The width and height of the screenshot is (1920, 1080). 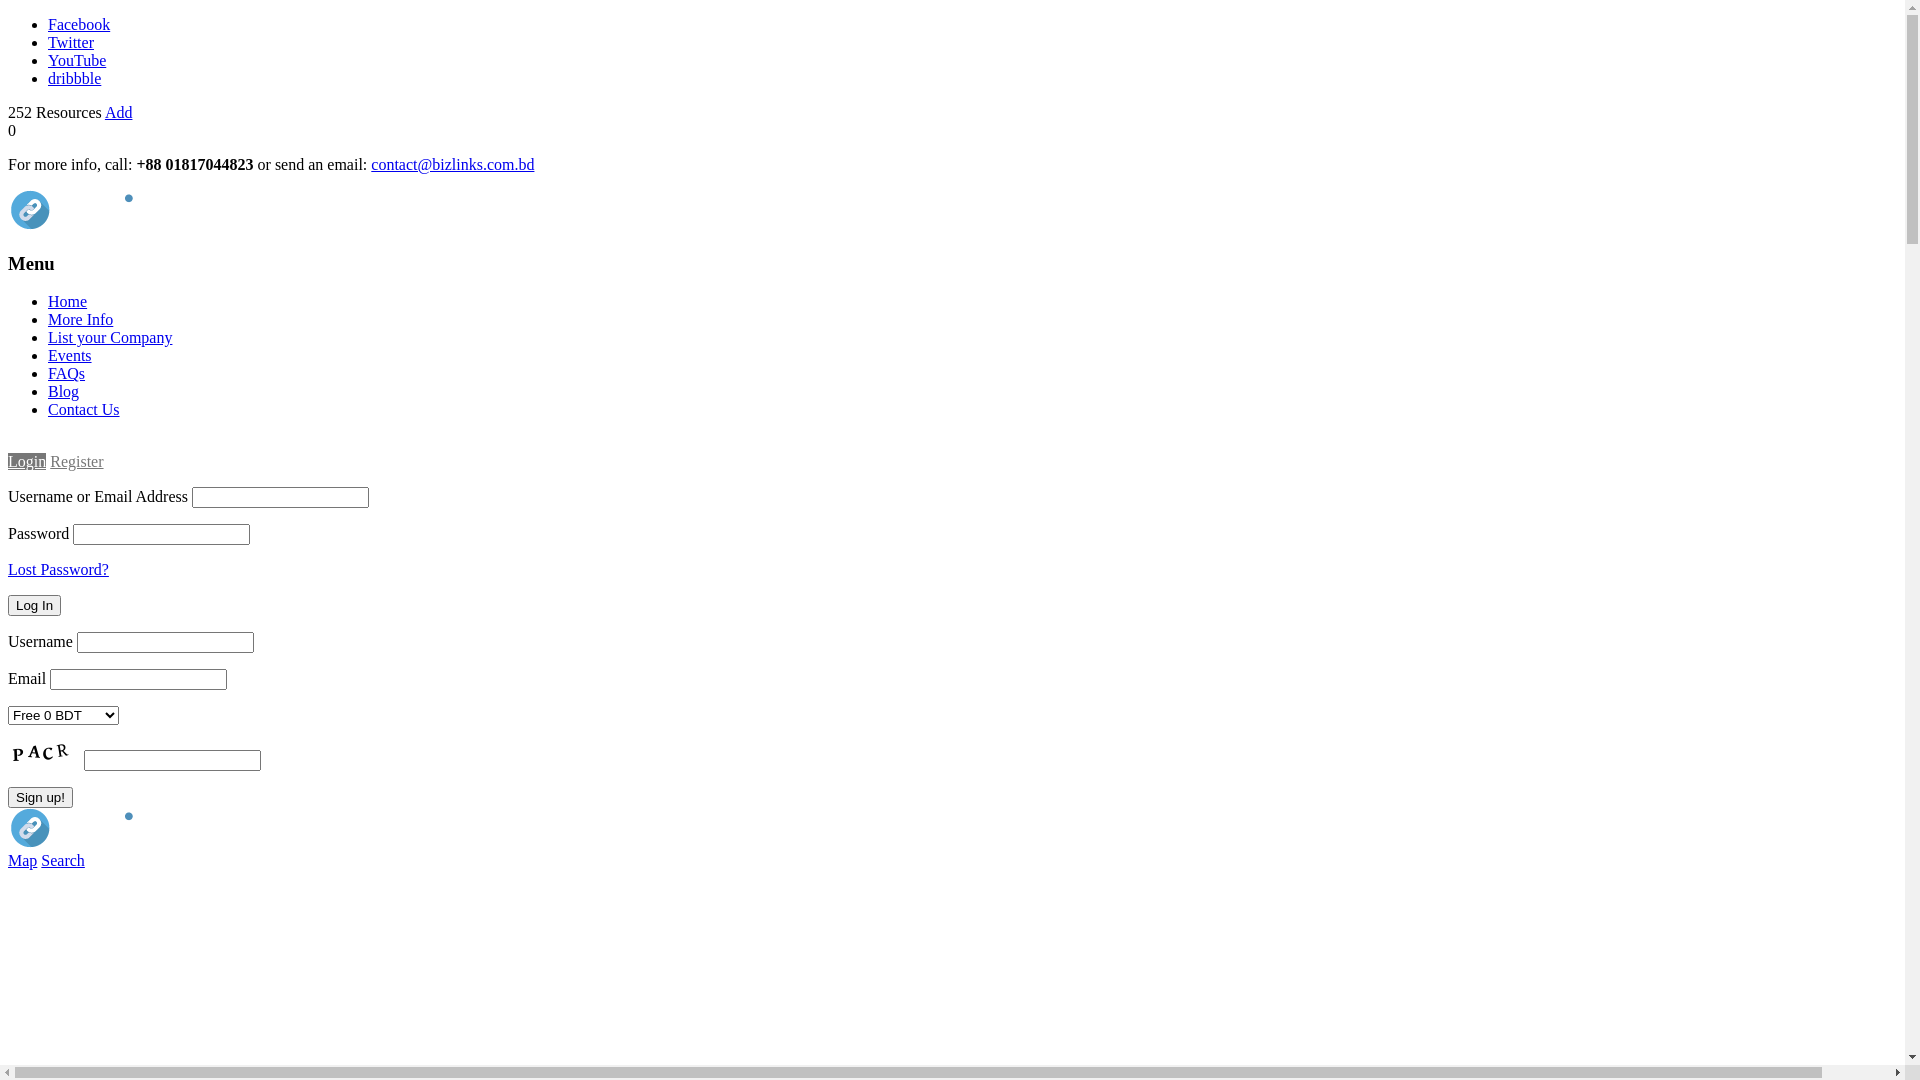 What do you see at coordinates (451, 163) in the screenshot?
I see `'contact@bizlinks.com.bd'` at bounding box center [451, 163].